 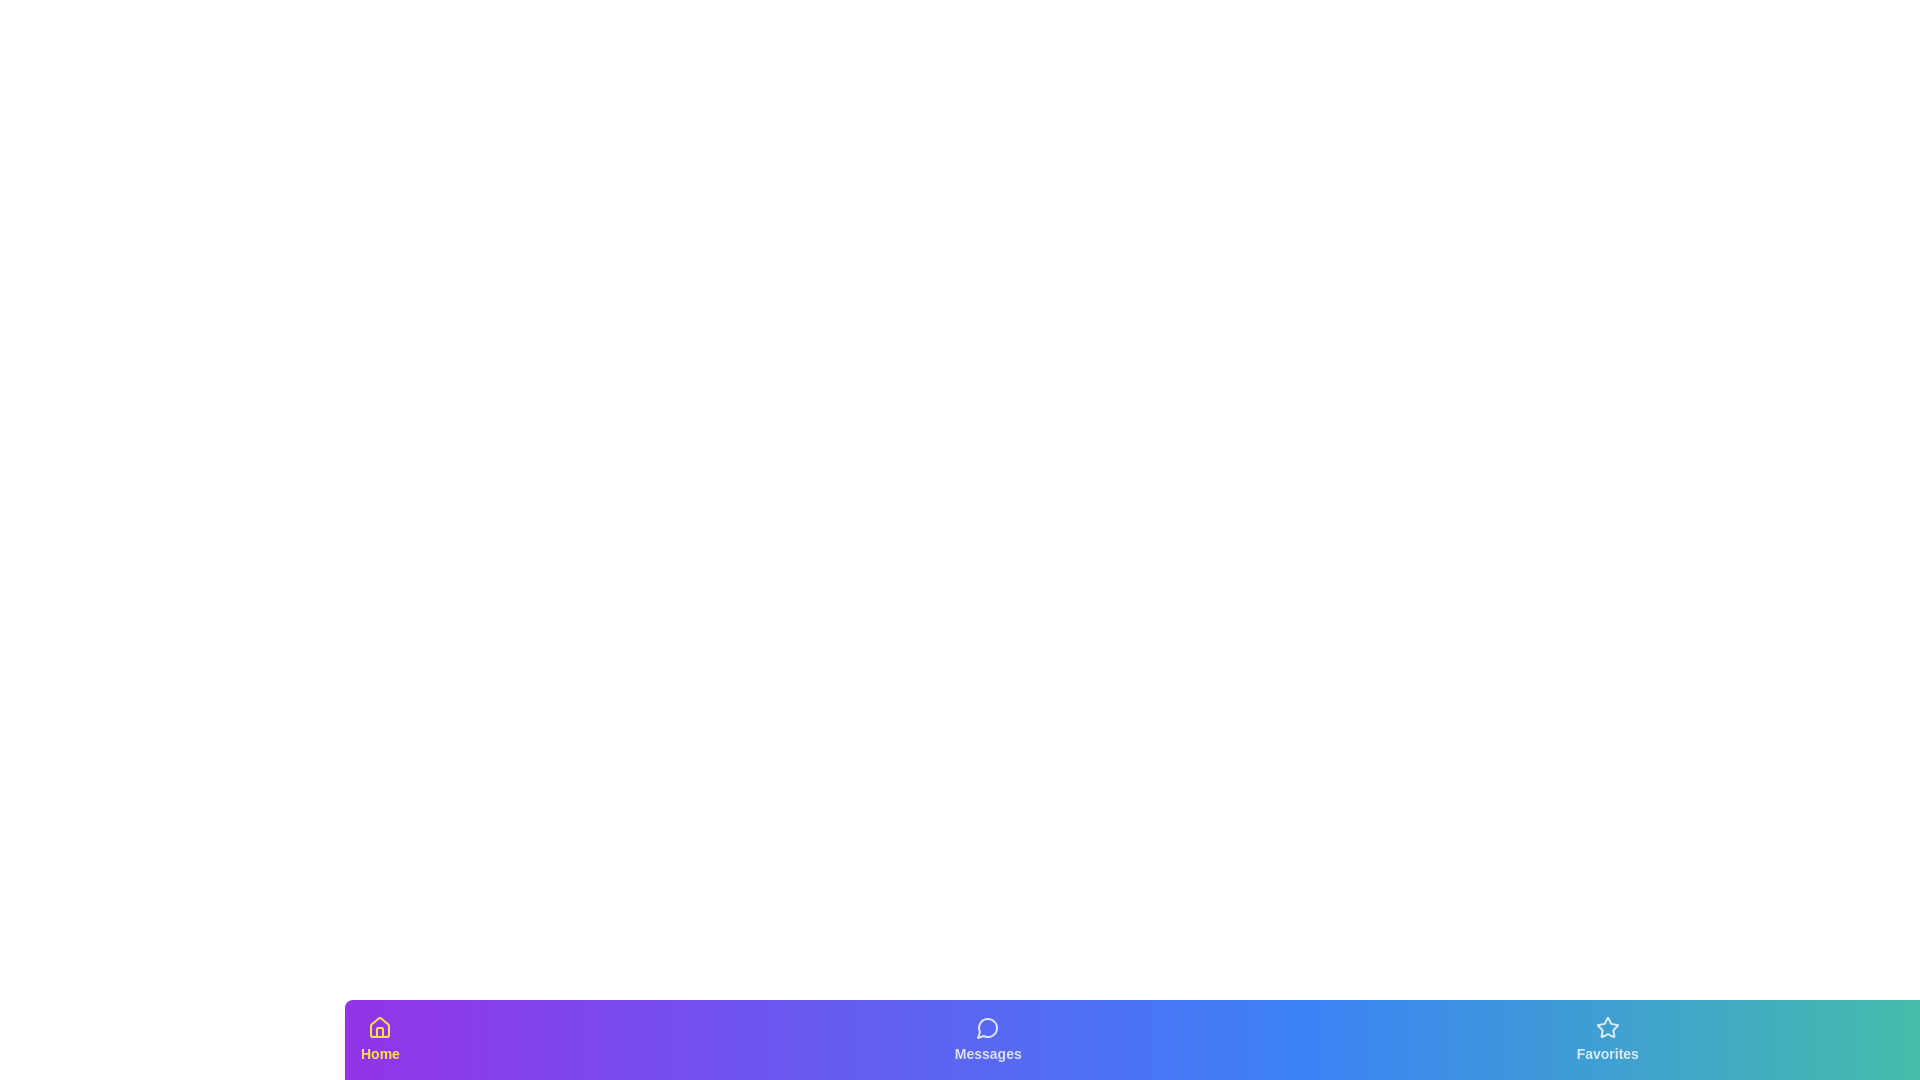 I want to click on the Messages tab in the bottom navigation bar, so click(x=988, y=1039).